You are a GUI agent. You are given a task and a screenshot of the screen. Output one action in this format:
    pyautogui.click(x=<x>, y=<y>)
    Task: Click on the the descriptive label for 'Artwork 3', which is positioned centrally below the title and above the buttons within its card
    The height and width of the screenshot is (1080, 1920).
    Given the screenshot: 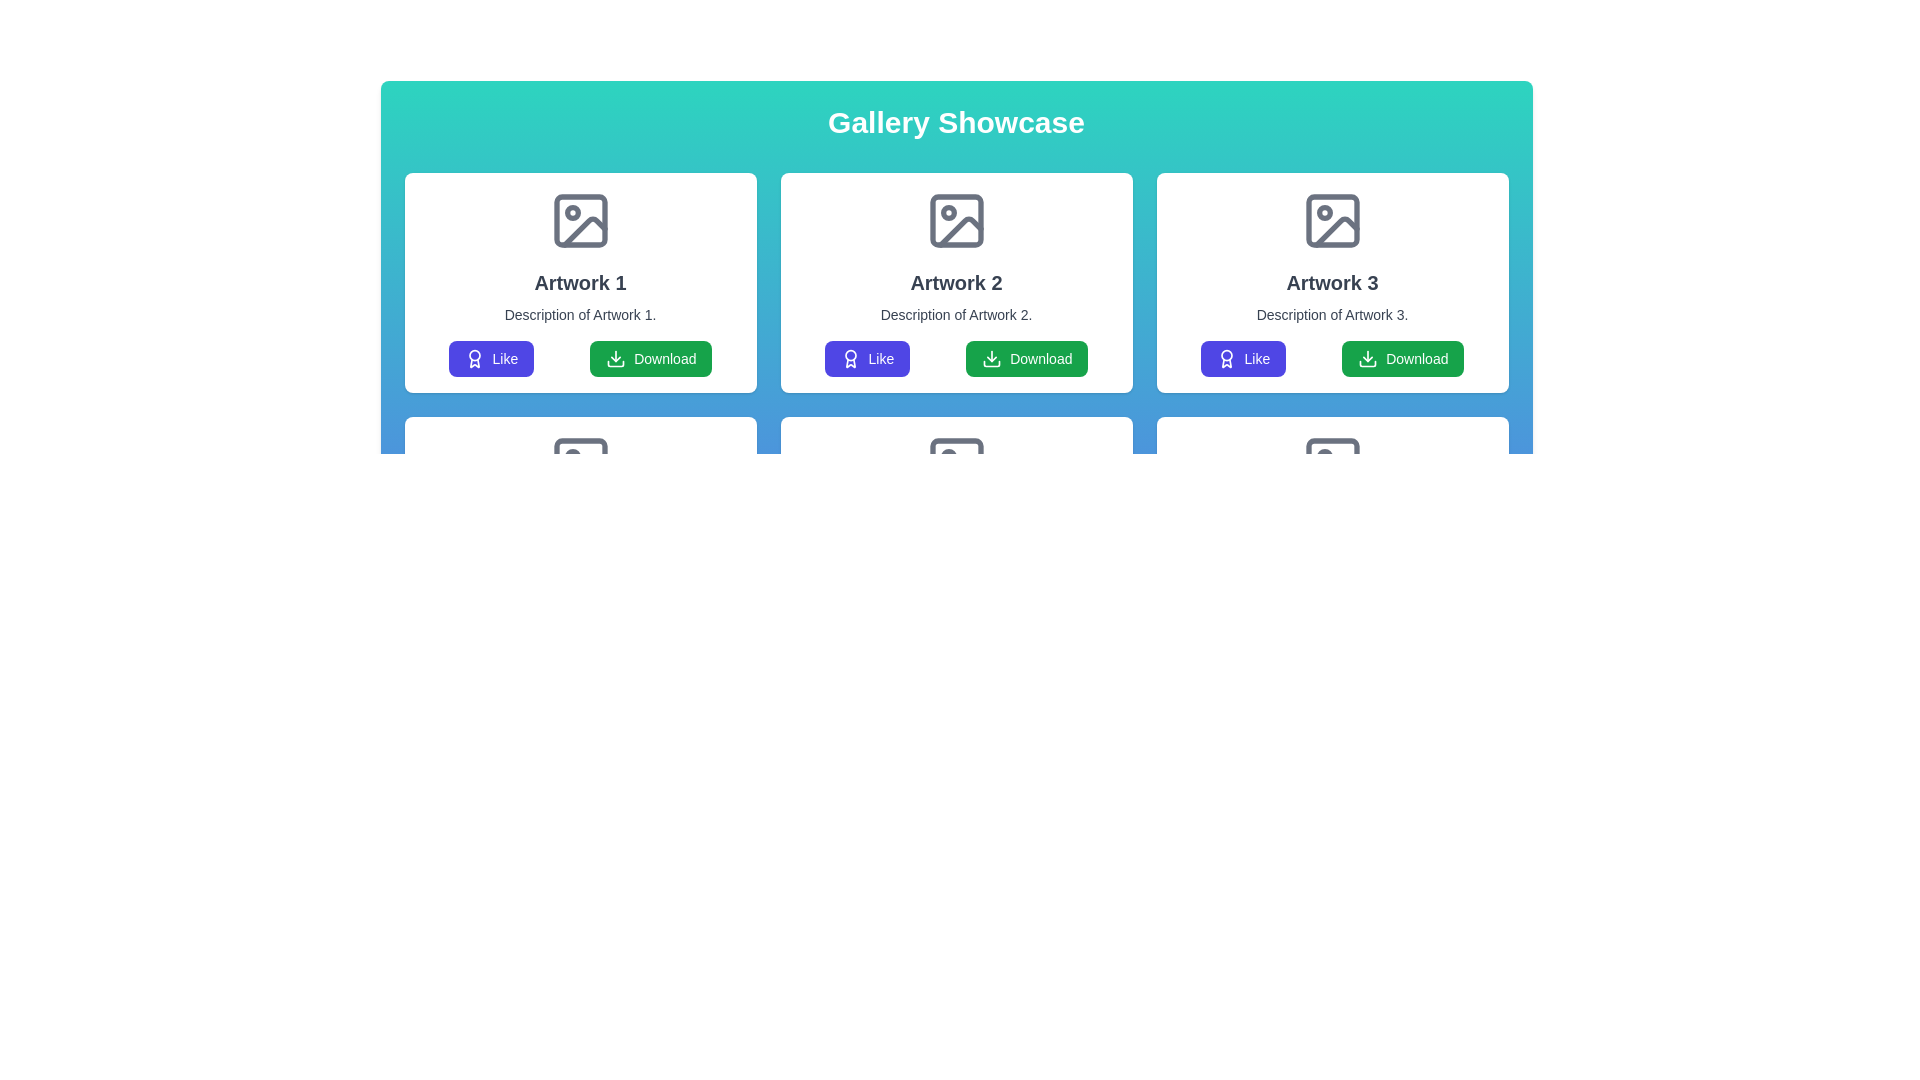 What is the action you would take?
    pyautogui.click(x=1332, y=315)
    